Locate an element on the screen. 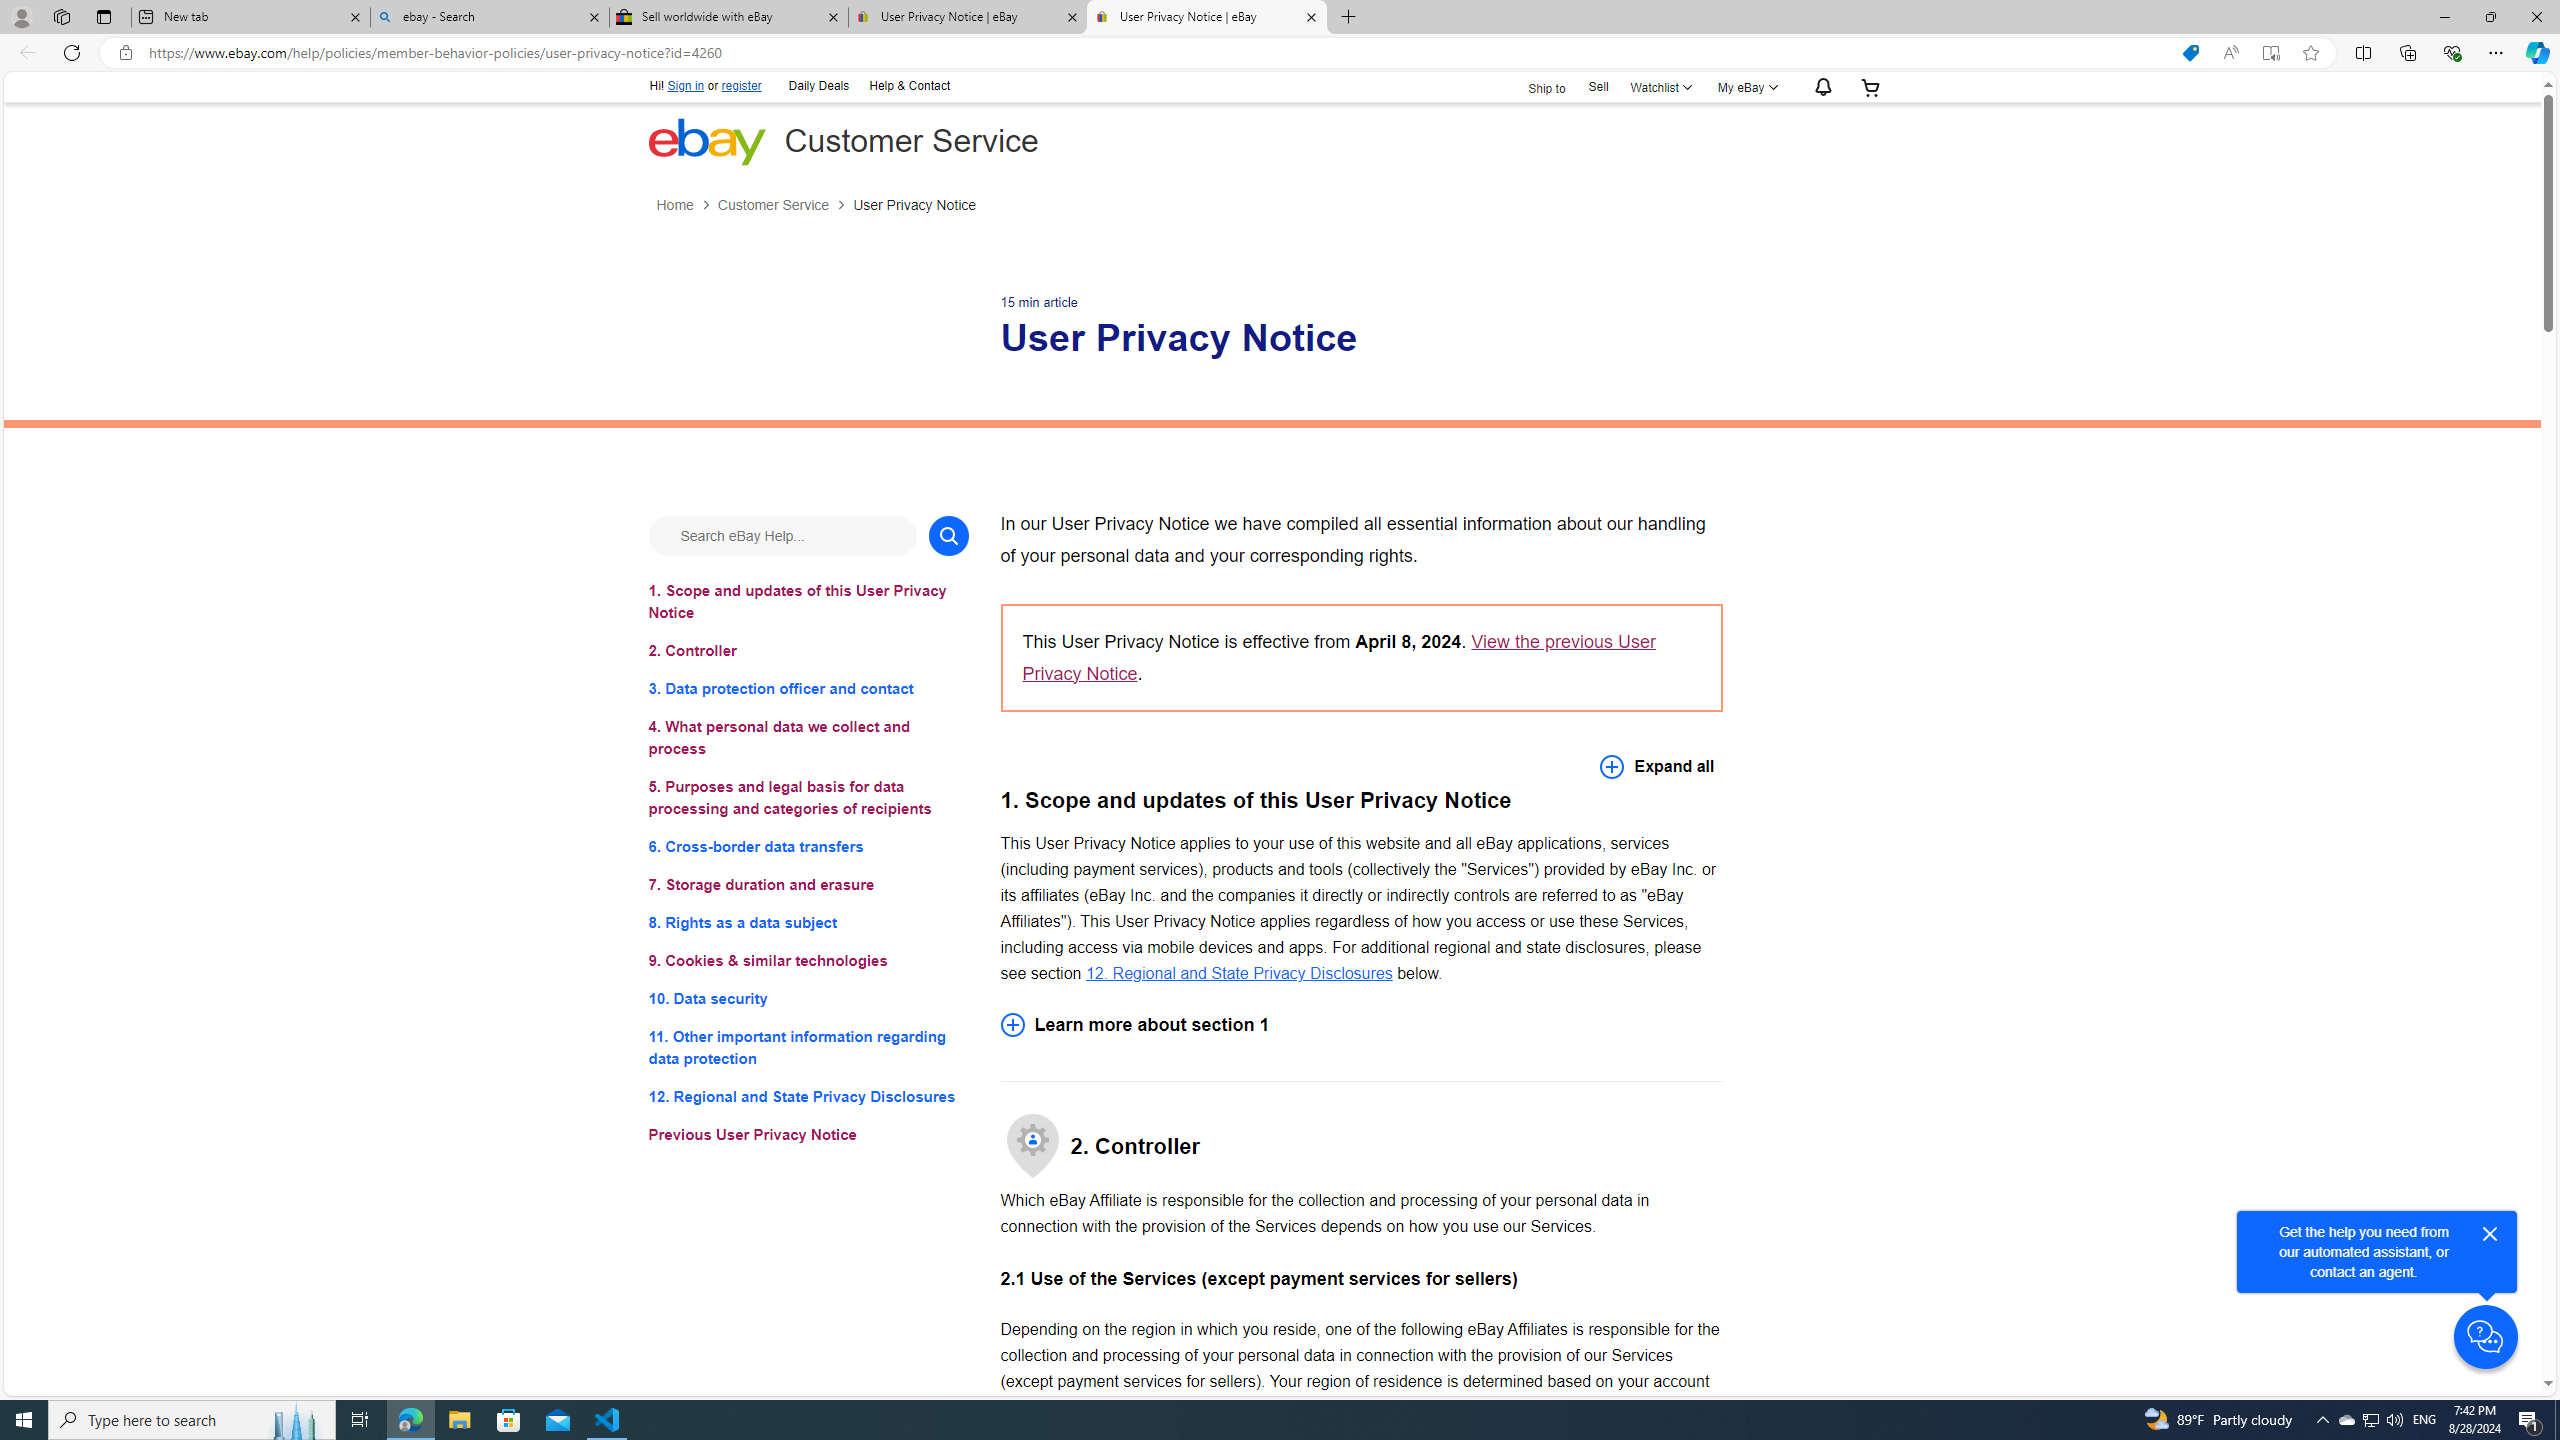 The height and width of the screenshot is (1440, 2560). 'Expand all' is located at coordinates (1656, 765).